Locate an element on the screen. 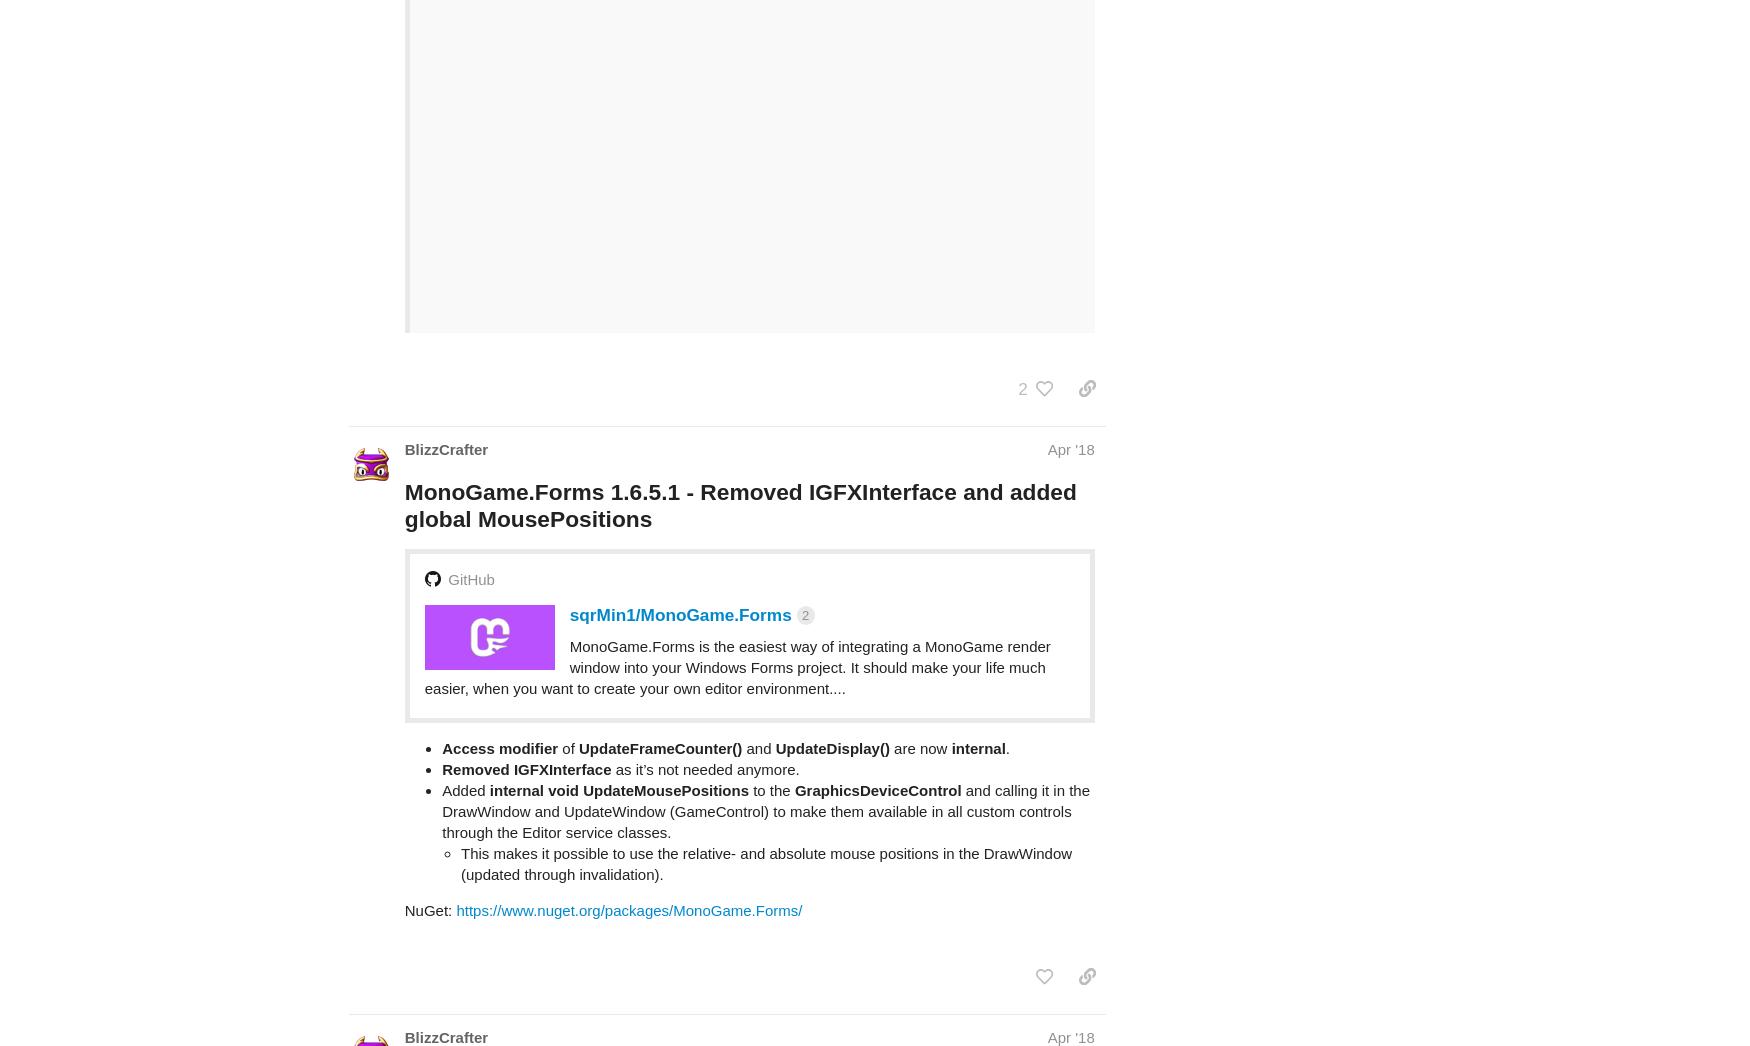  'MonoGame.Forms 1.6.5.1 - Removed IGFXInterface and added global MousePositions' is located at coordinates (740, 426).